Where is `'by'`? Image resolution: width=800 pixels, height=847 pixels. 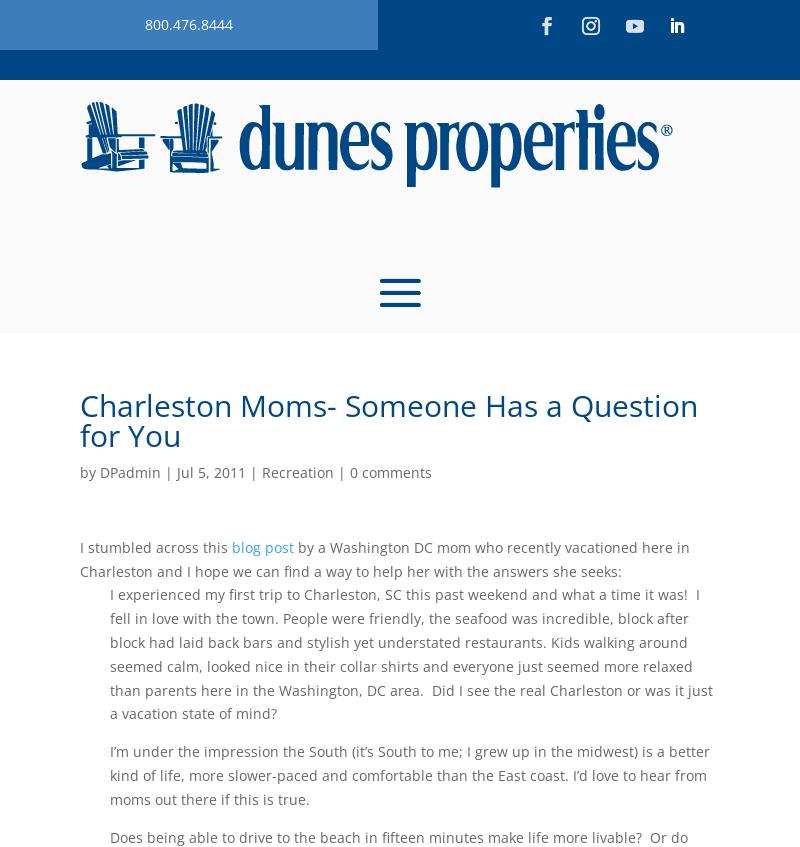 'by' is located at coordinates (80, 472).